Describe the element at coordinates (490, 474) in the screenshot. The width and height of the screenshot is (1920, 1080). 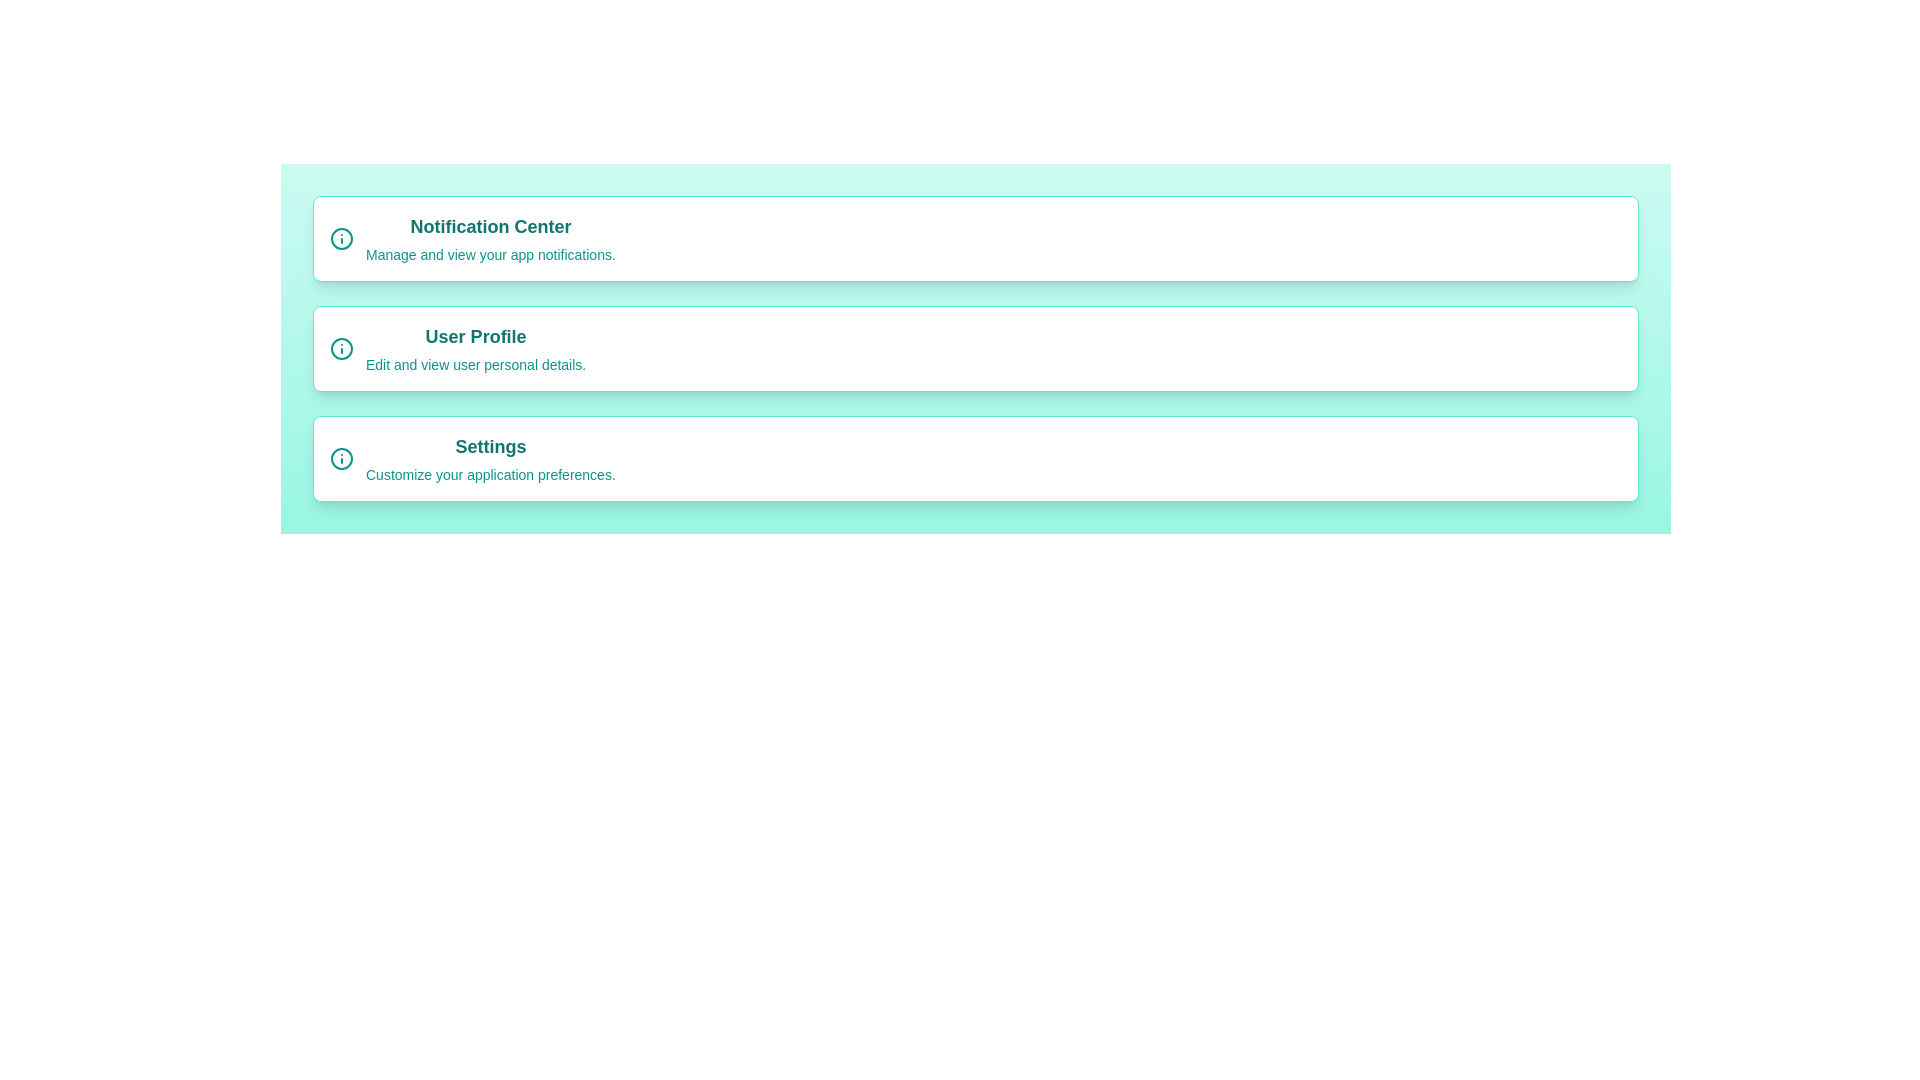
I see `the textual label displaying the message 'Customize your application preferences.' which is styled in light teal and located below the 'Settings' header within a teal-highlighted rectangular card` at that location.